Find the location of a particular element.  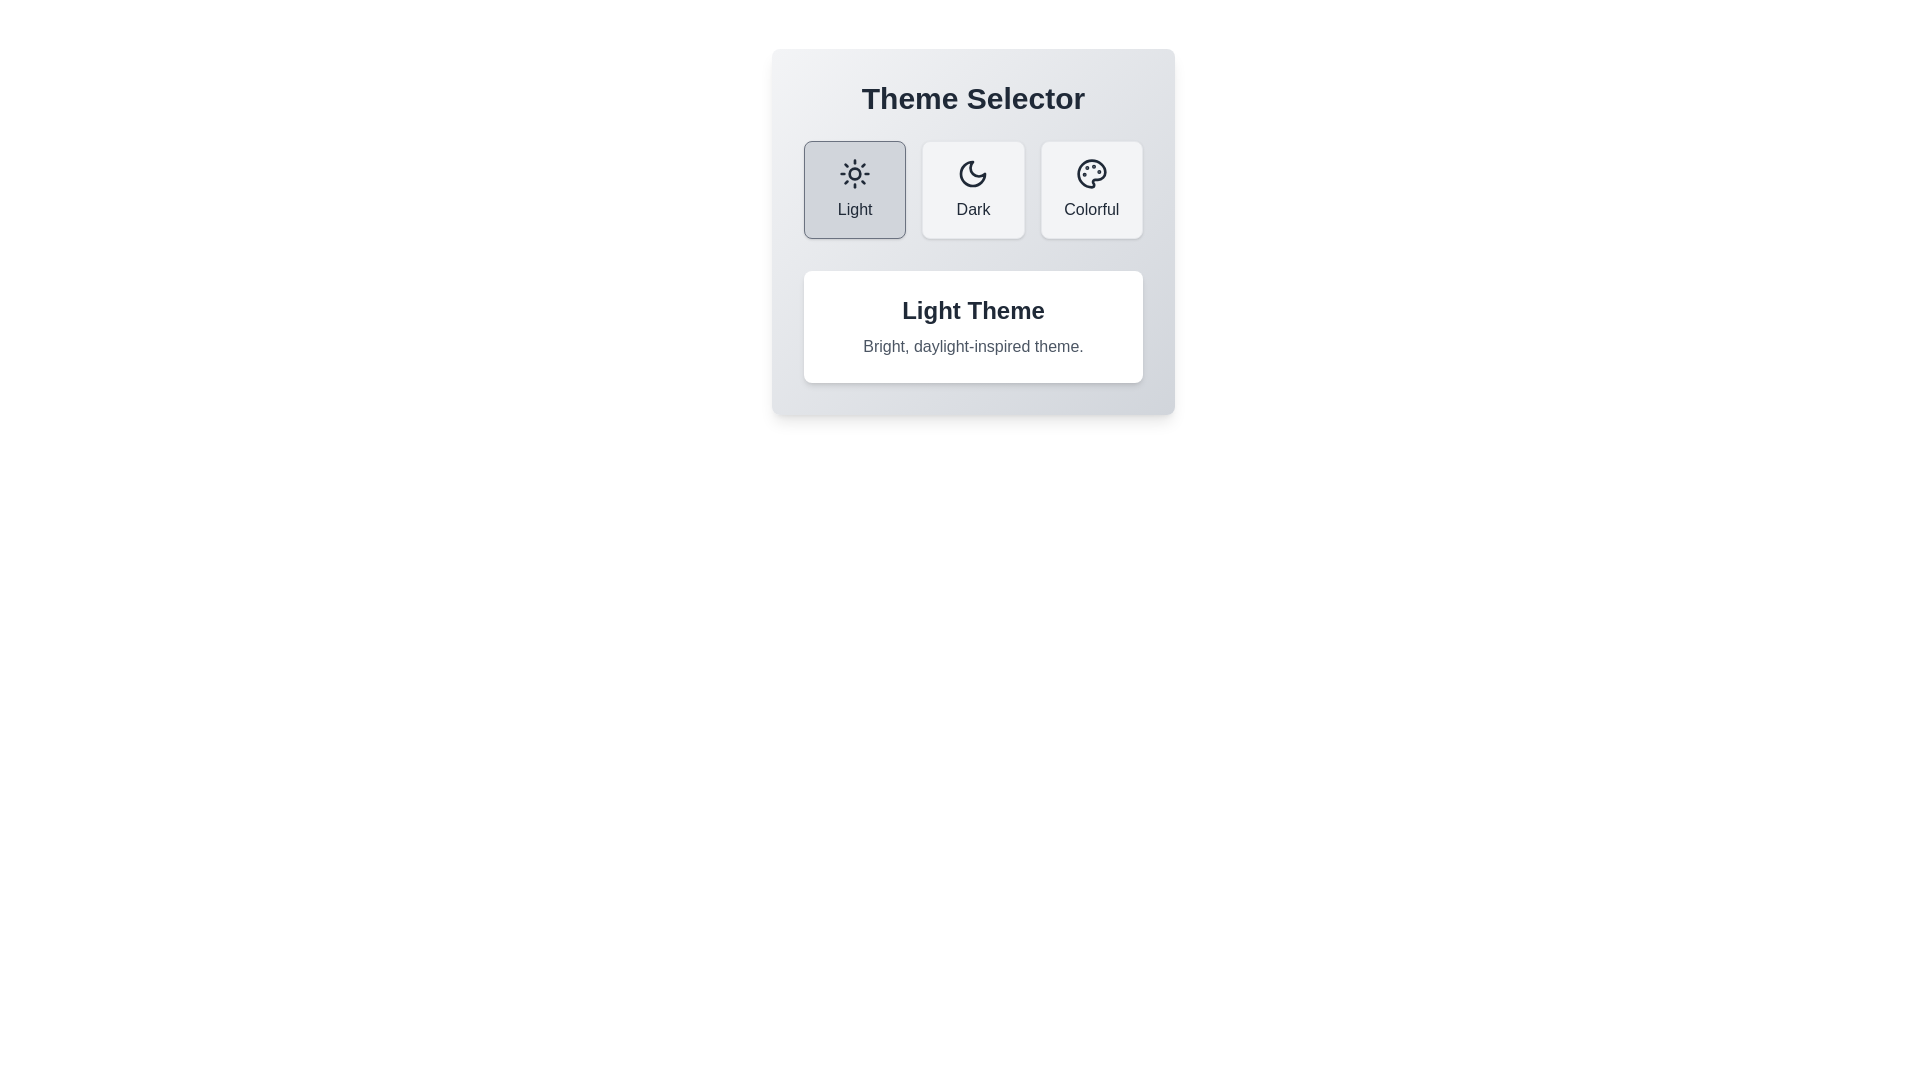

the circular center of the sun icon within the 'Light' theme button in the theme selector interface is located at coordinates (855, 172).